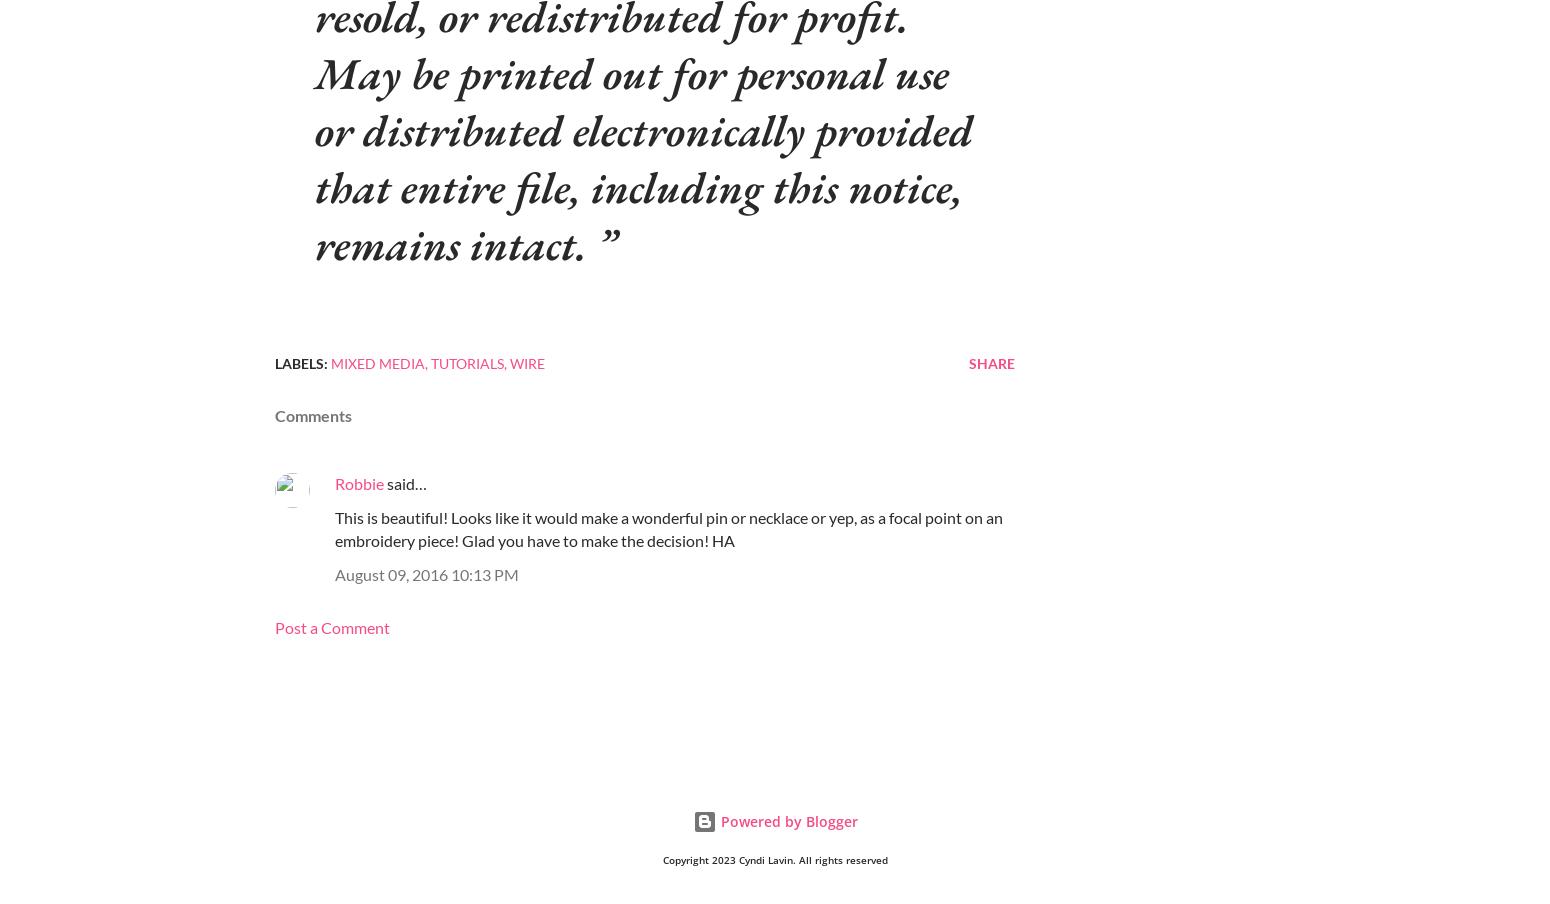  What do you see at coordinates (274, 626) in the screenshot?
I see `'Post a Comment'` at bounding box center [274, 626].